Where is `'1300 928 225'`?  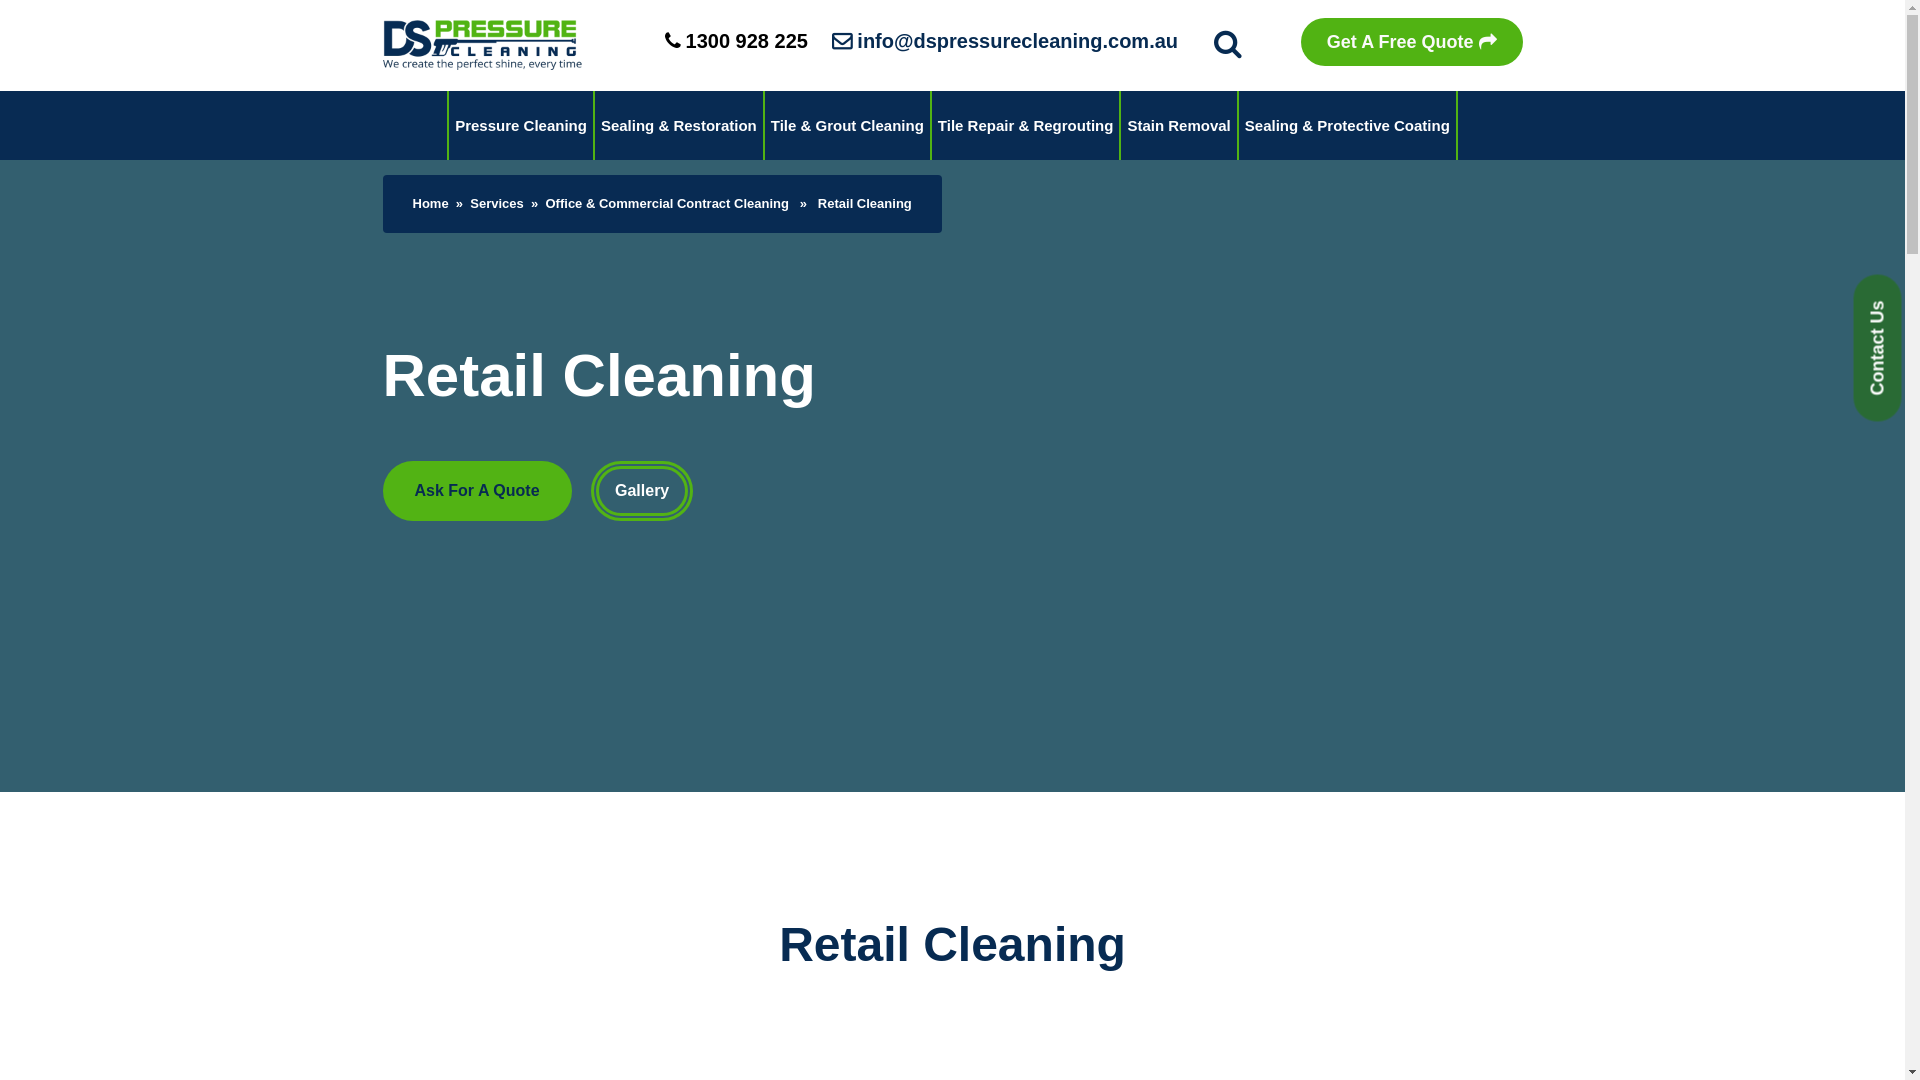 '1300 928 225' is located at coordinates (735, 41).